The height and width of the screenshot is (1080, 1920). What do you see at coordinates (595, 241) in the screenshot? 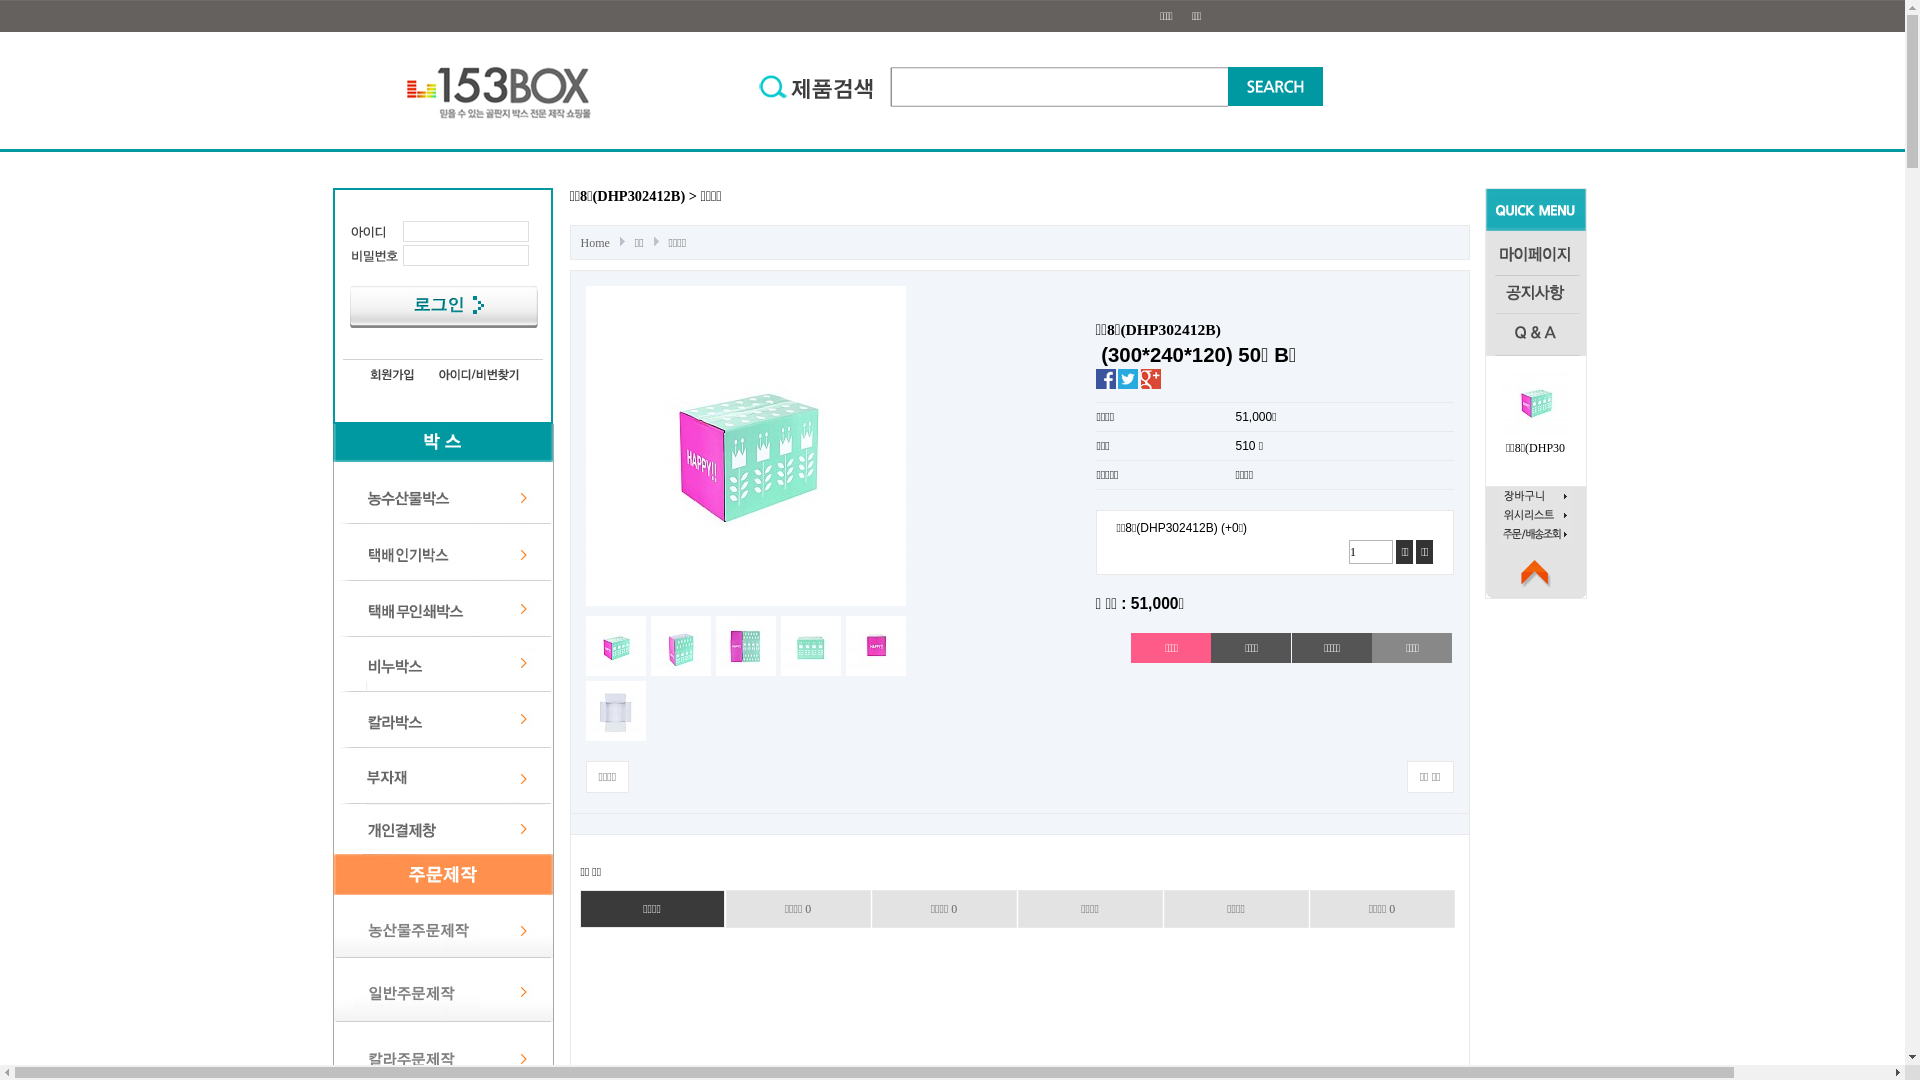
I see `'Home'` at bounding box center [595, 241].